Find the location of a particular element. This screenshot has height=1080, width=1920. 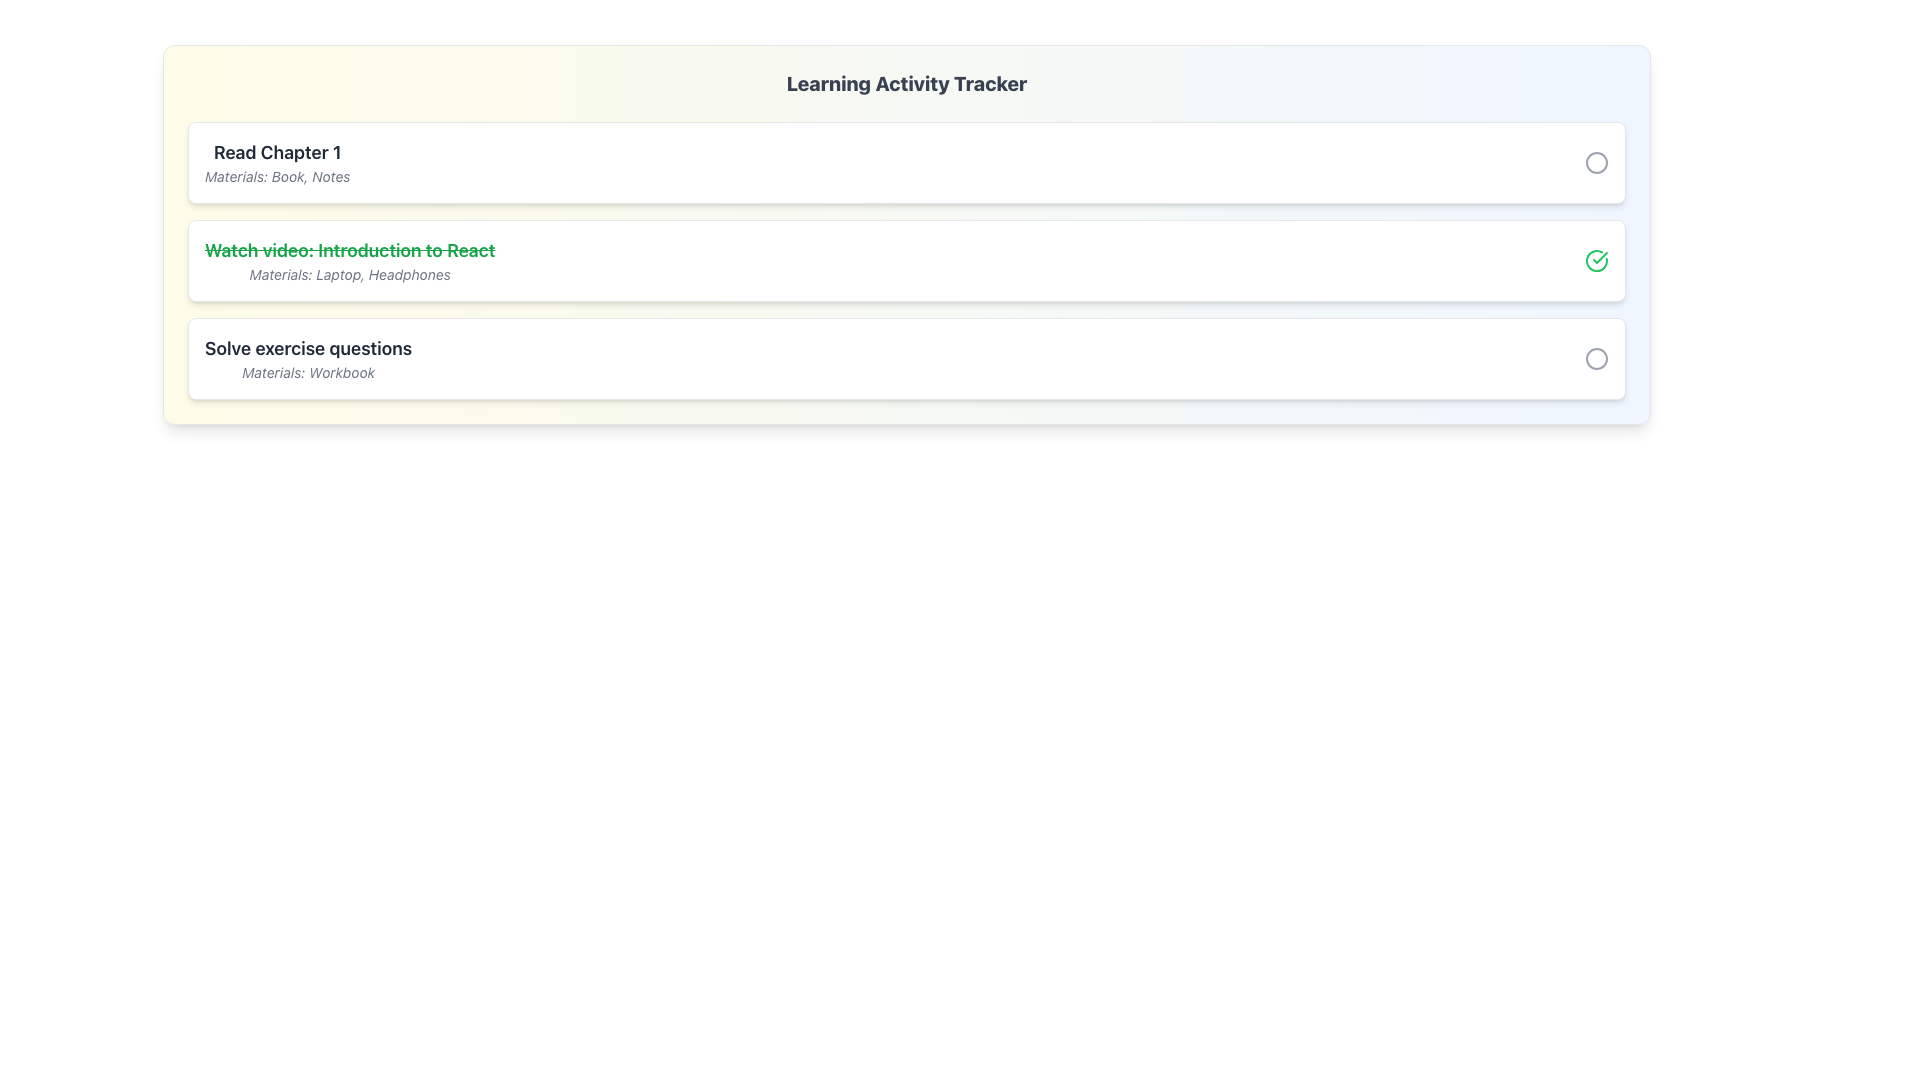

the label that identifies or describes the task in the list, located at the top-left region of the card labeled 'Read Chapter 1' is located at coordinates (276, 152).